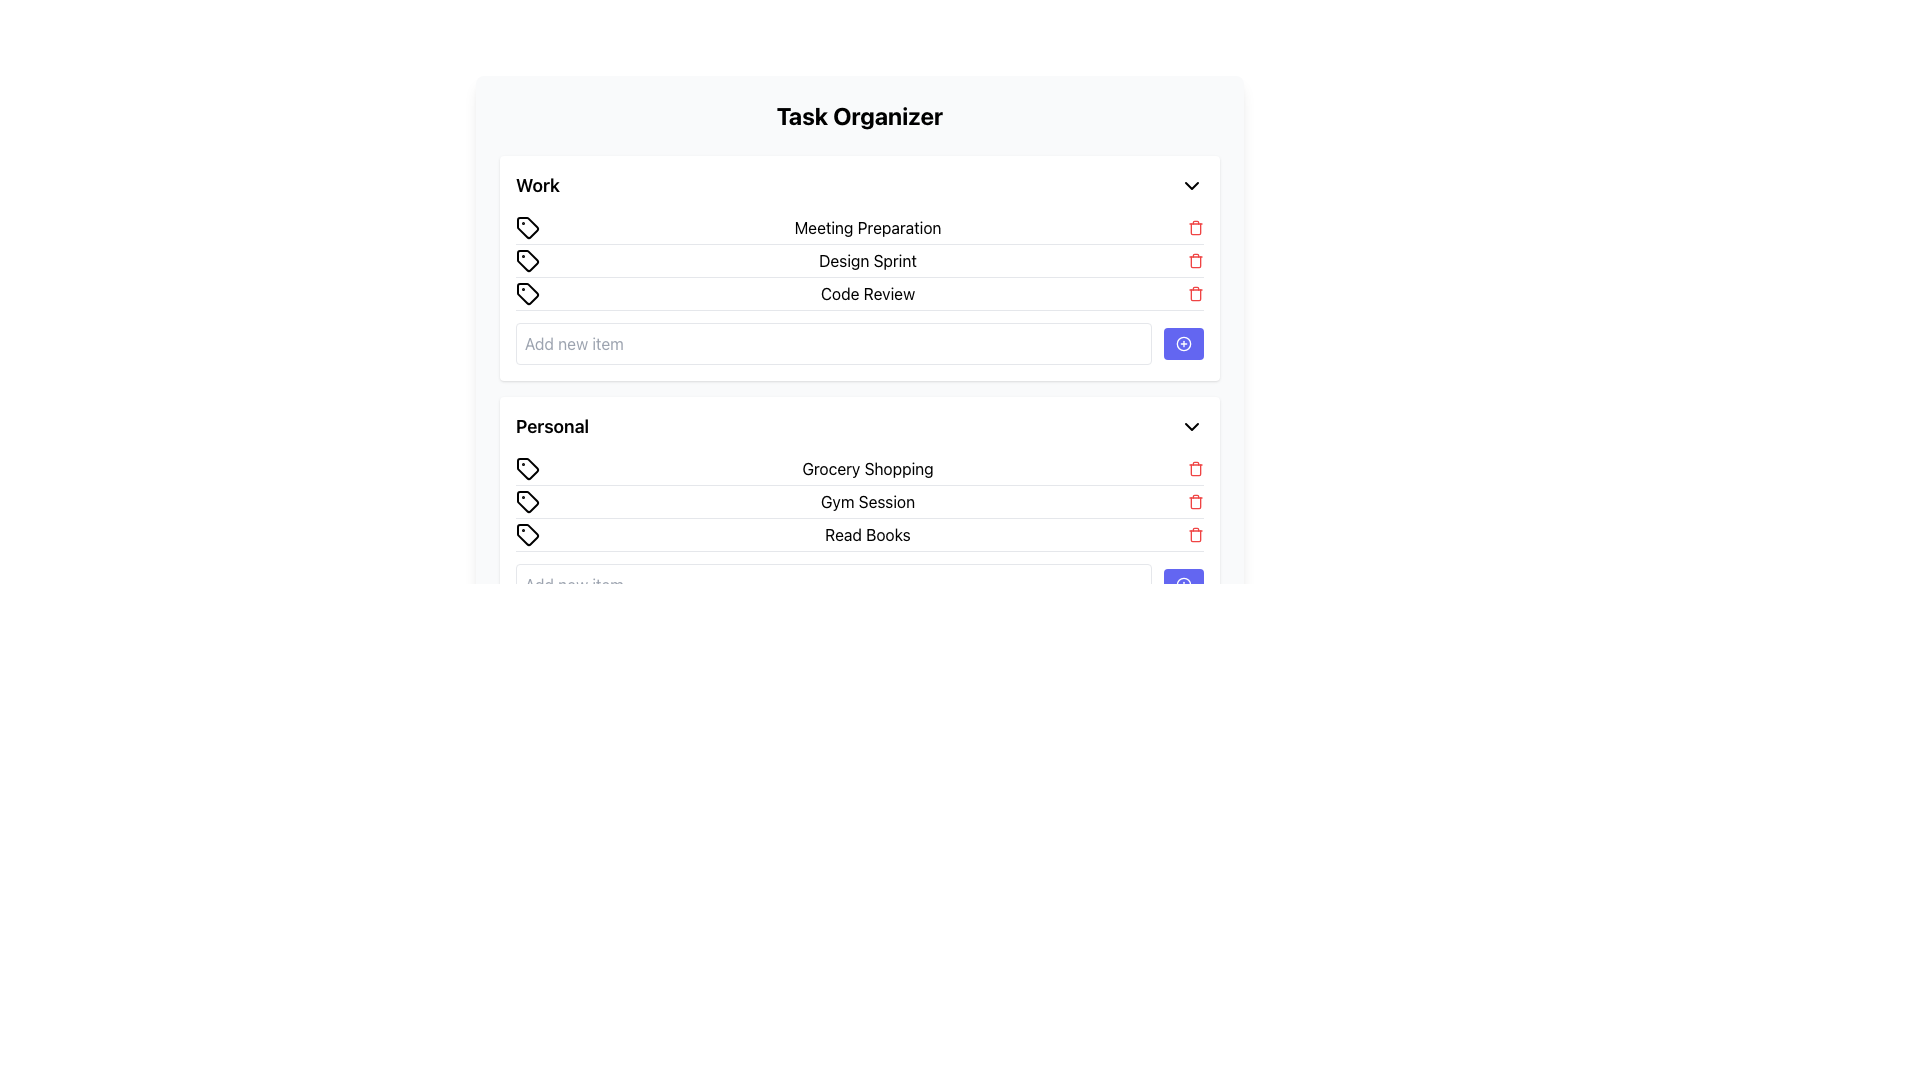 This screenshot has width=1920, height=1080. What do you see at coordinates (528, 500) in the screenshot?
I see `the graphical icon resembling a tag, which has a thin black outline and a filled black circle near the top-left corner, located in the 'Personal' section under 'Task Organizer'` at bounding box center [528, 500].